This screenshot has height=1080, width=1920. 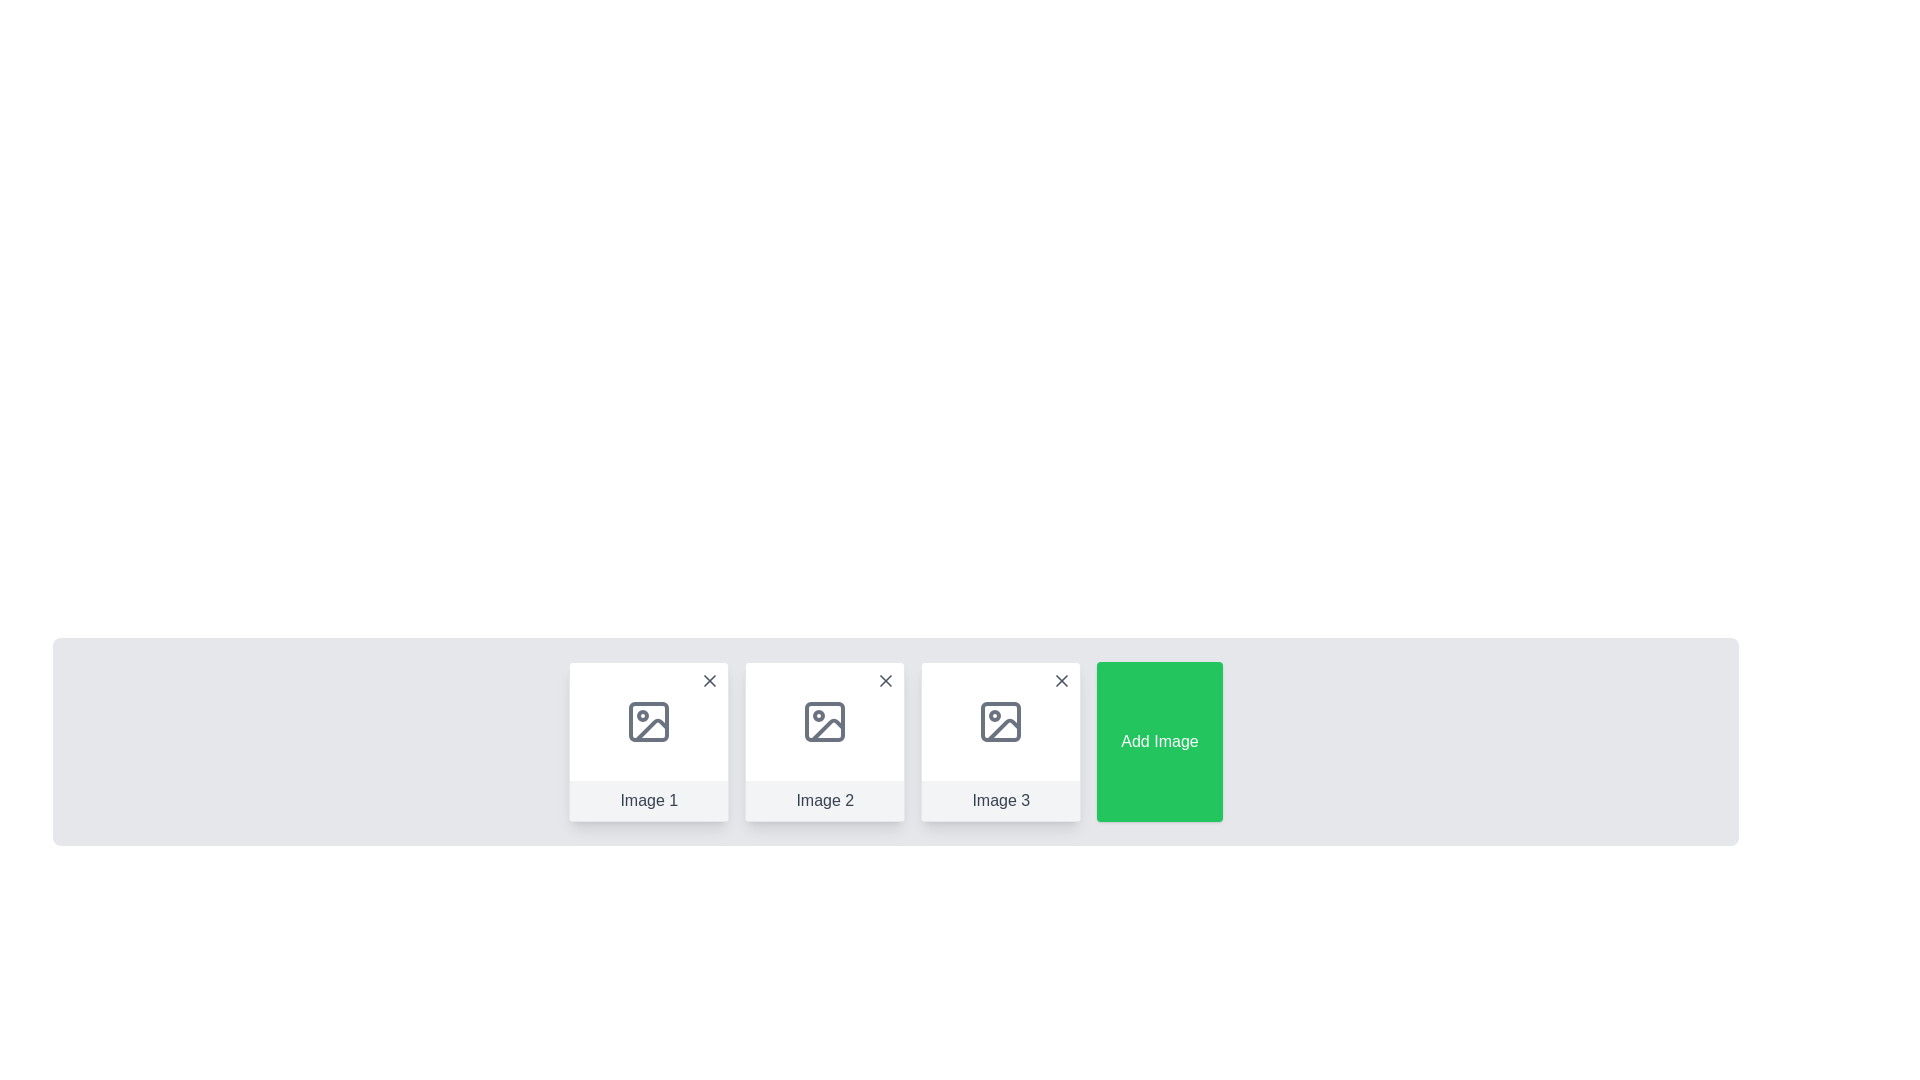 I want to click on the interactive button located at the rightmost position next to the 'Image 3' button, so click(x=1158, y=741).